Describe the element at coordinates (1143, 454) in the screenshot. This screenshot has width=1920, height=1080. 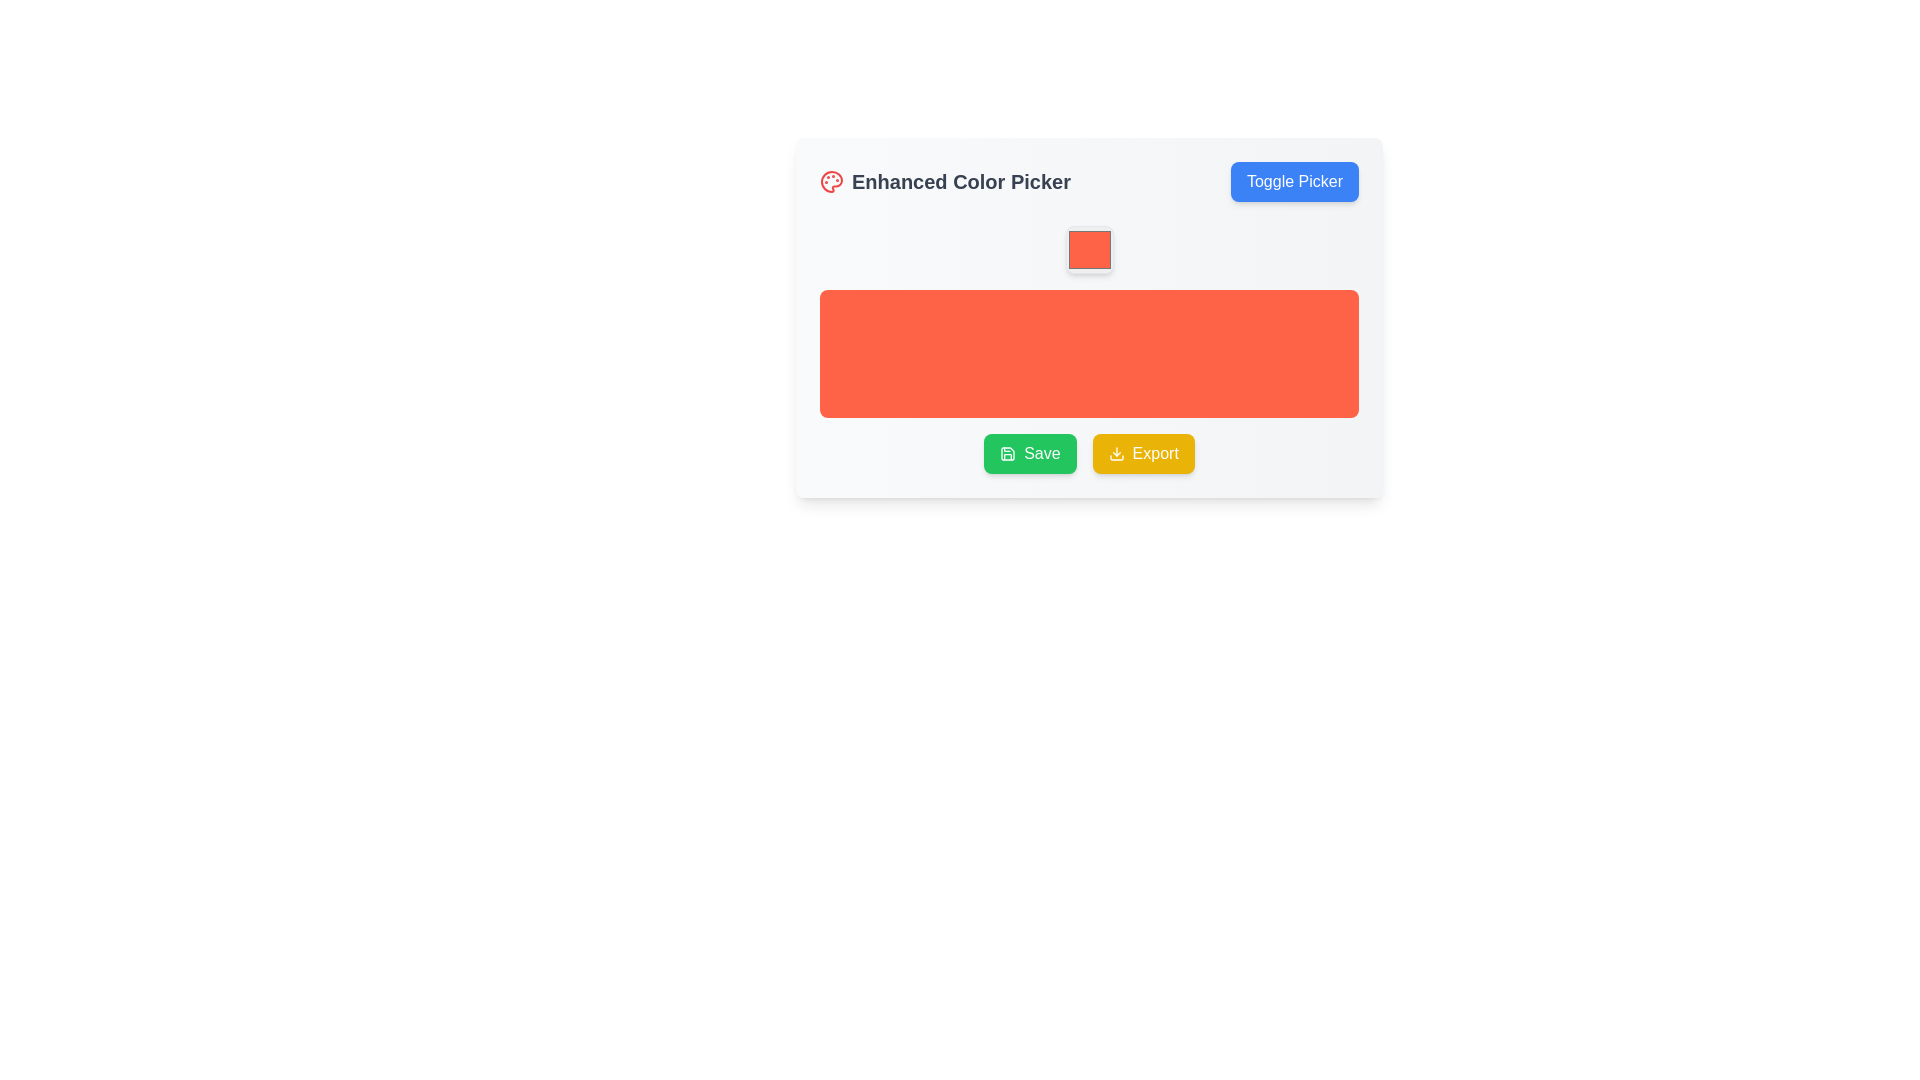
I see `the 'Export' button located to the right of the 'Save' button at the bottom of the interface` at that location.